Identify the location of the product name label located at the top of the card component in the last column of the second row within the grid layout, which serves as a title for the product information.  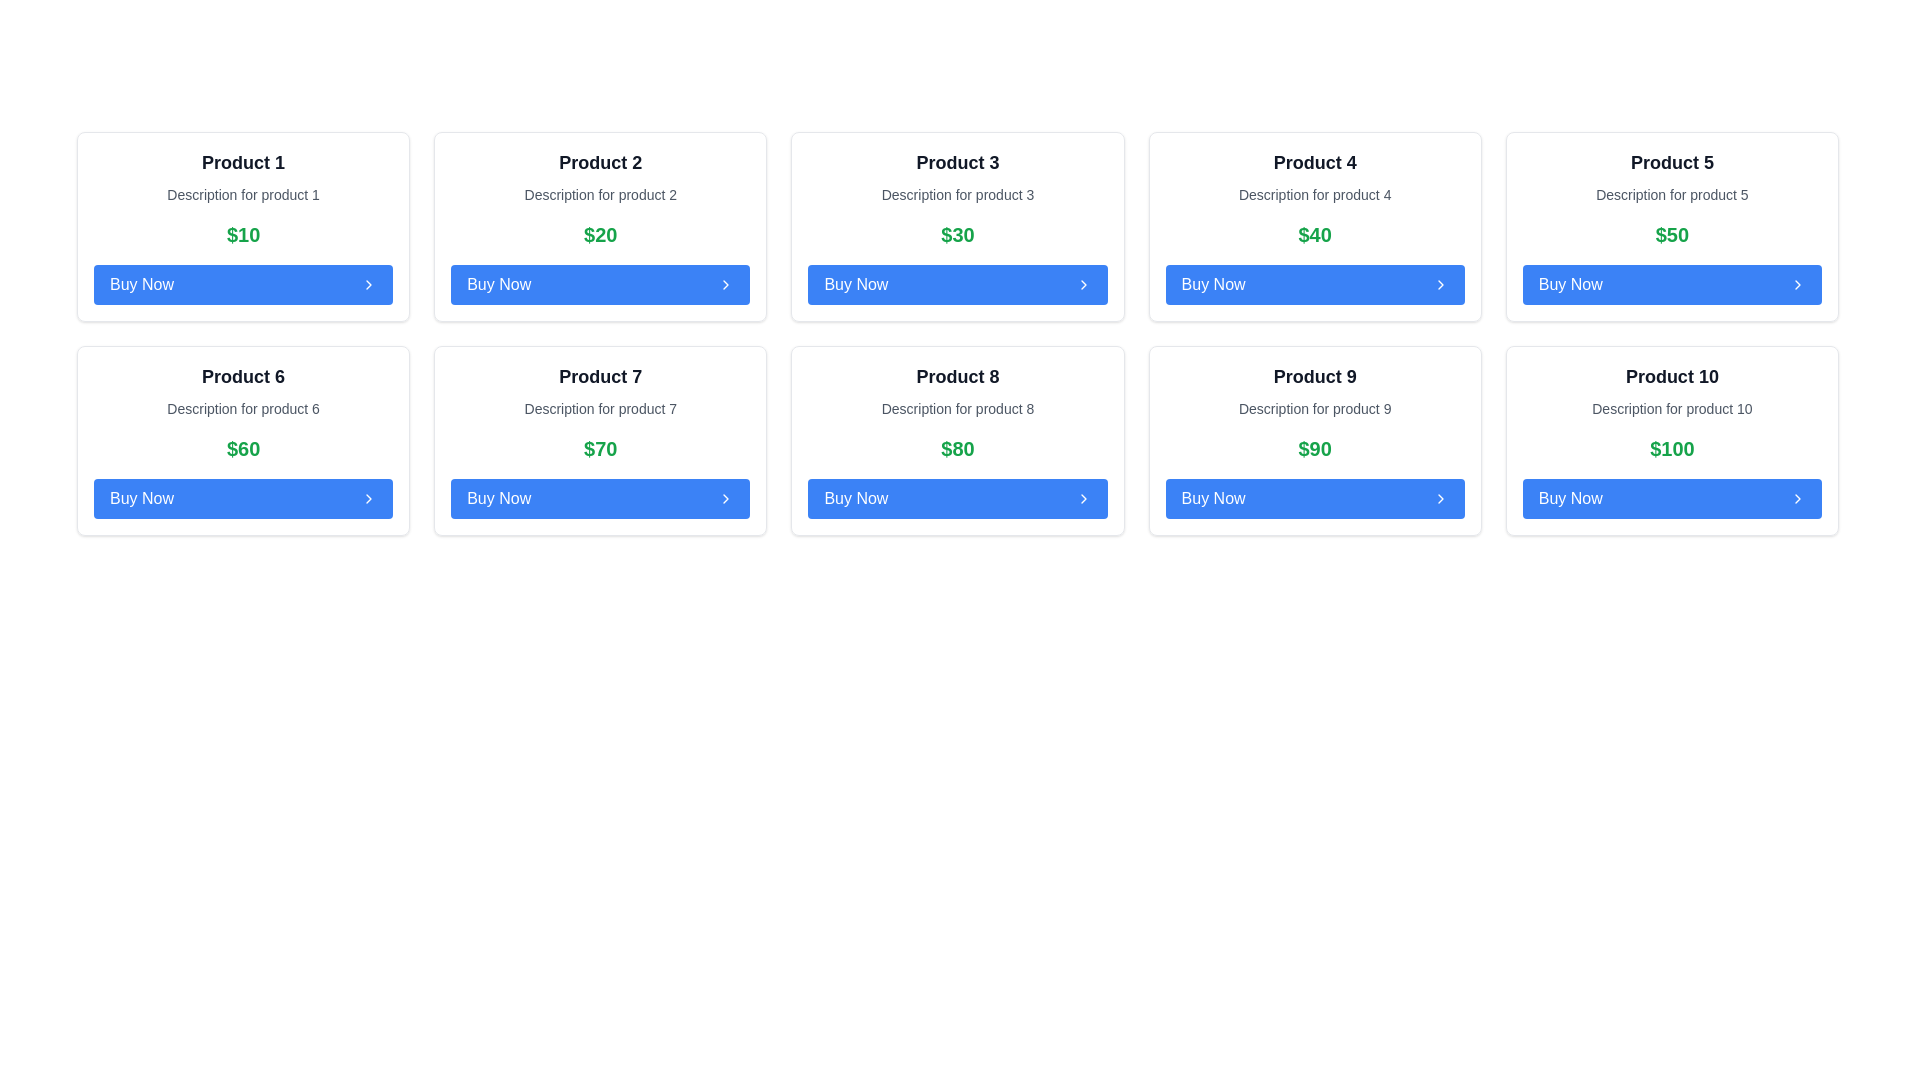
(1672, 377).